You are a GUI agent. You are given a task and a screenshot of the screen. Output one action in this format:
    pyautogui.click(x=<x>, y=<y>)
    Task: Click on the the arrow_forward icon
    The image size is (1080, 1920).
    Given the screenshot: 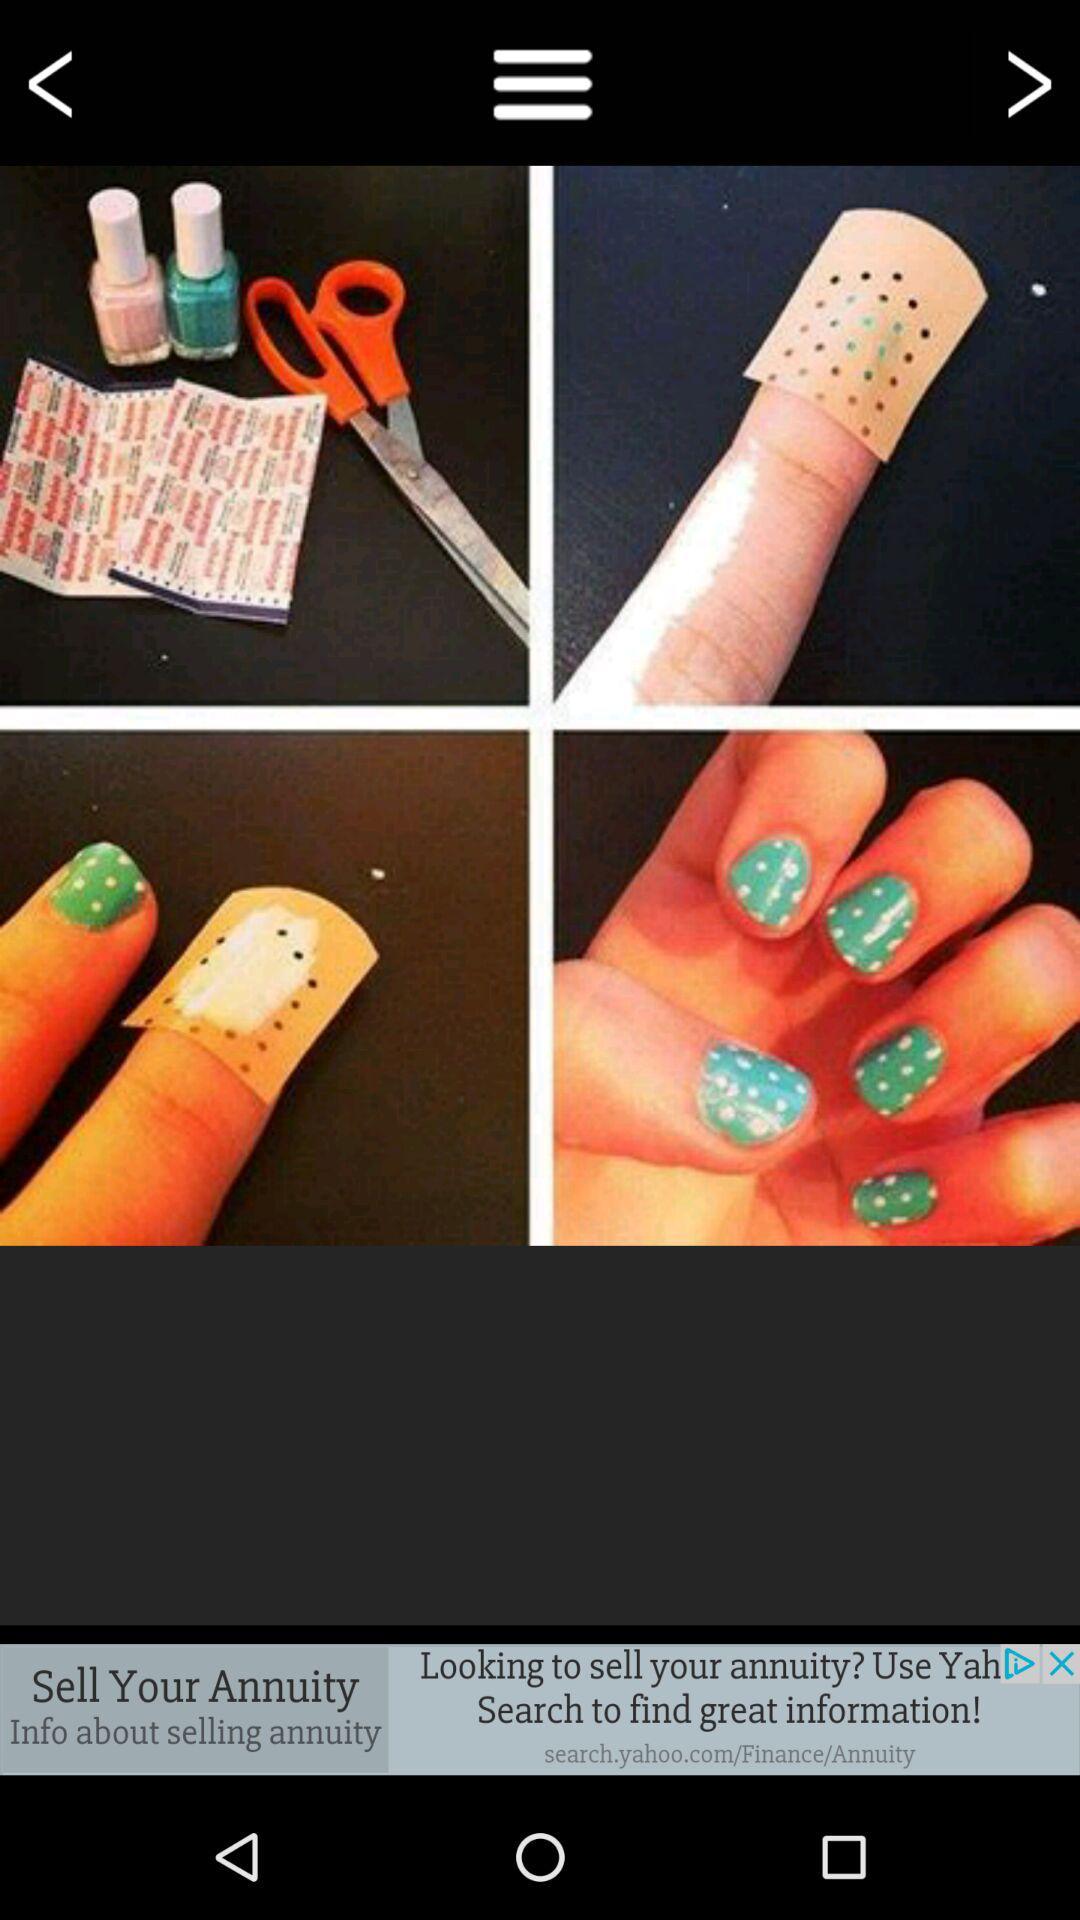 What is the action you would take?
    pyautogui.click(x=1026, y=87)
    